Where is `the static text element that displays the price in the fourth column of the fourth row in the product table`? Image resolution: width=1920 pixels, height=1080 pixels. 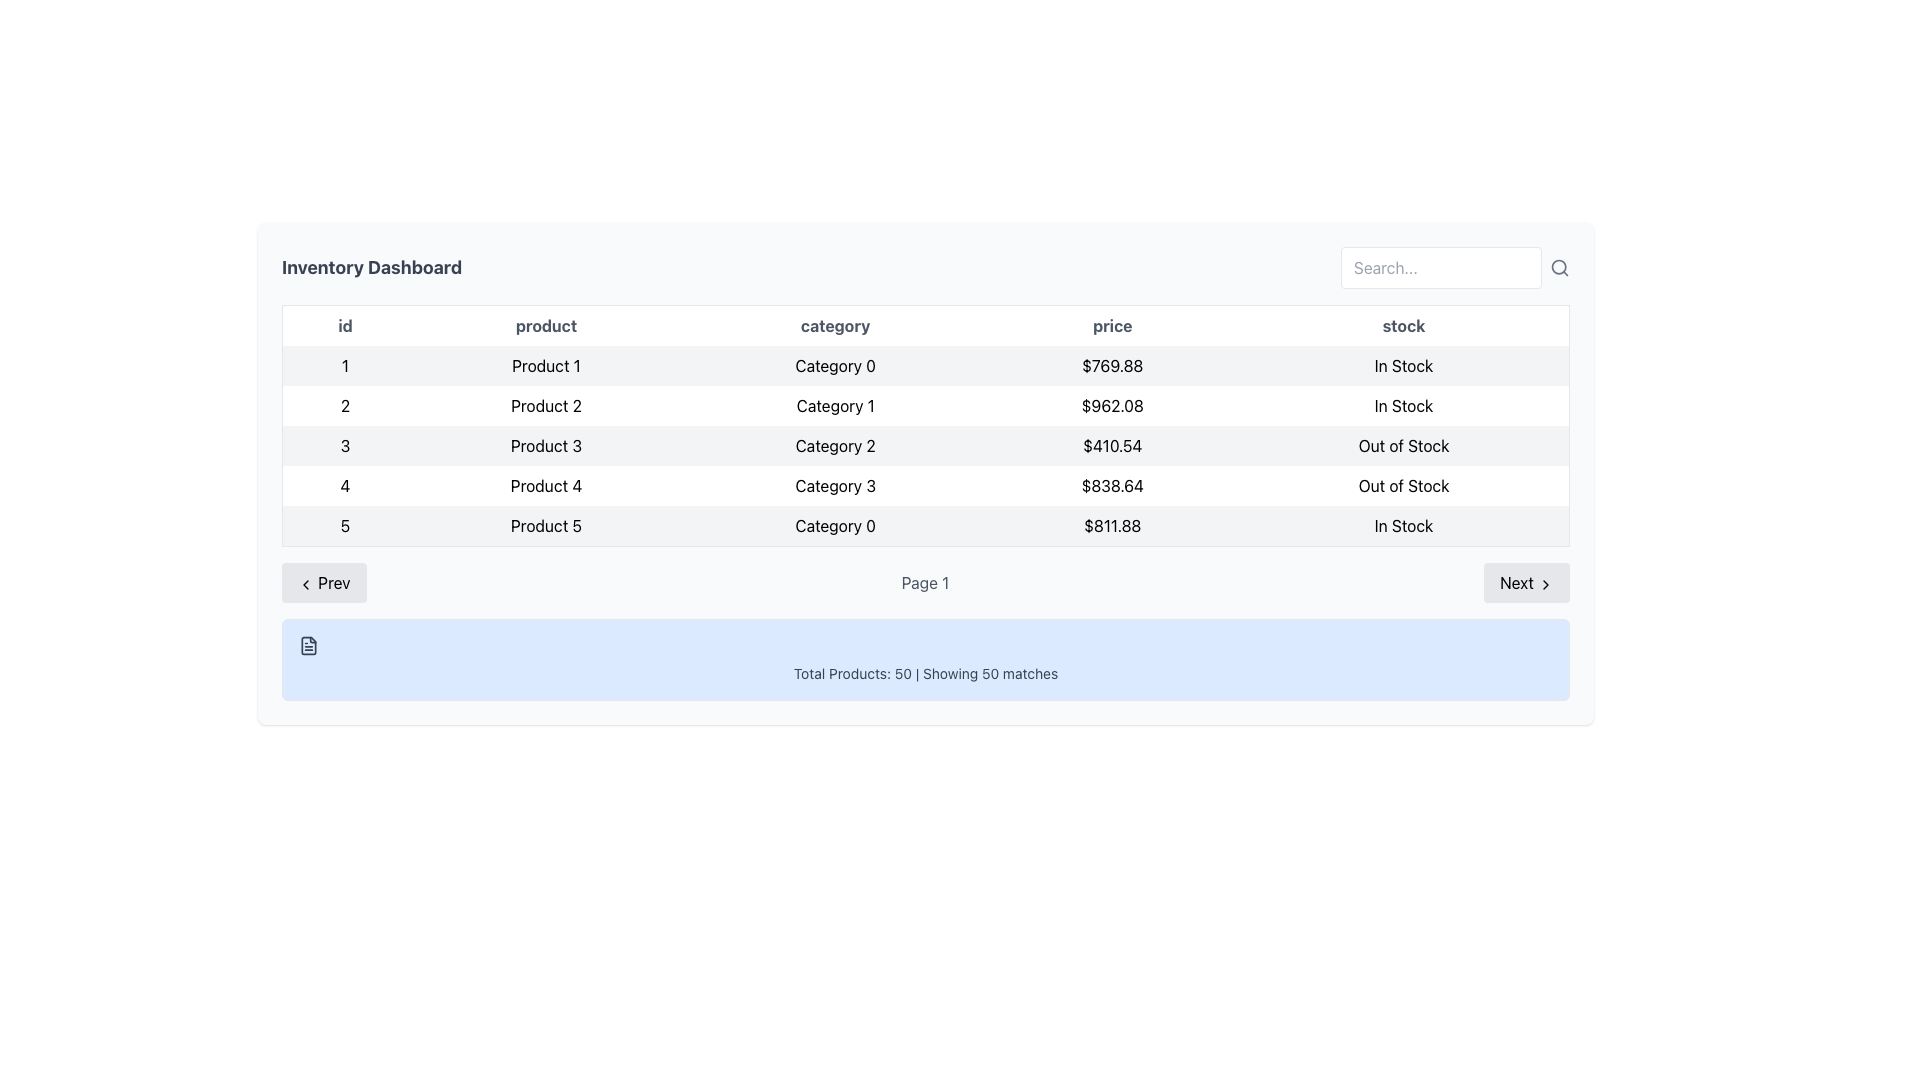 the static text element that displays the price in the fourth column of the fourth row in the product table is located at coordinates (1111, 486).